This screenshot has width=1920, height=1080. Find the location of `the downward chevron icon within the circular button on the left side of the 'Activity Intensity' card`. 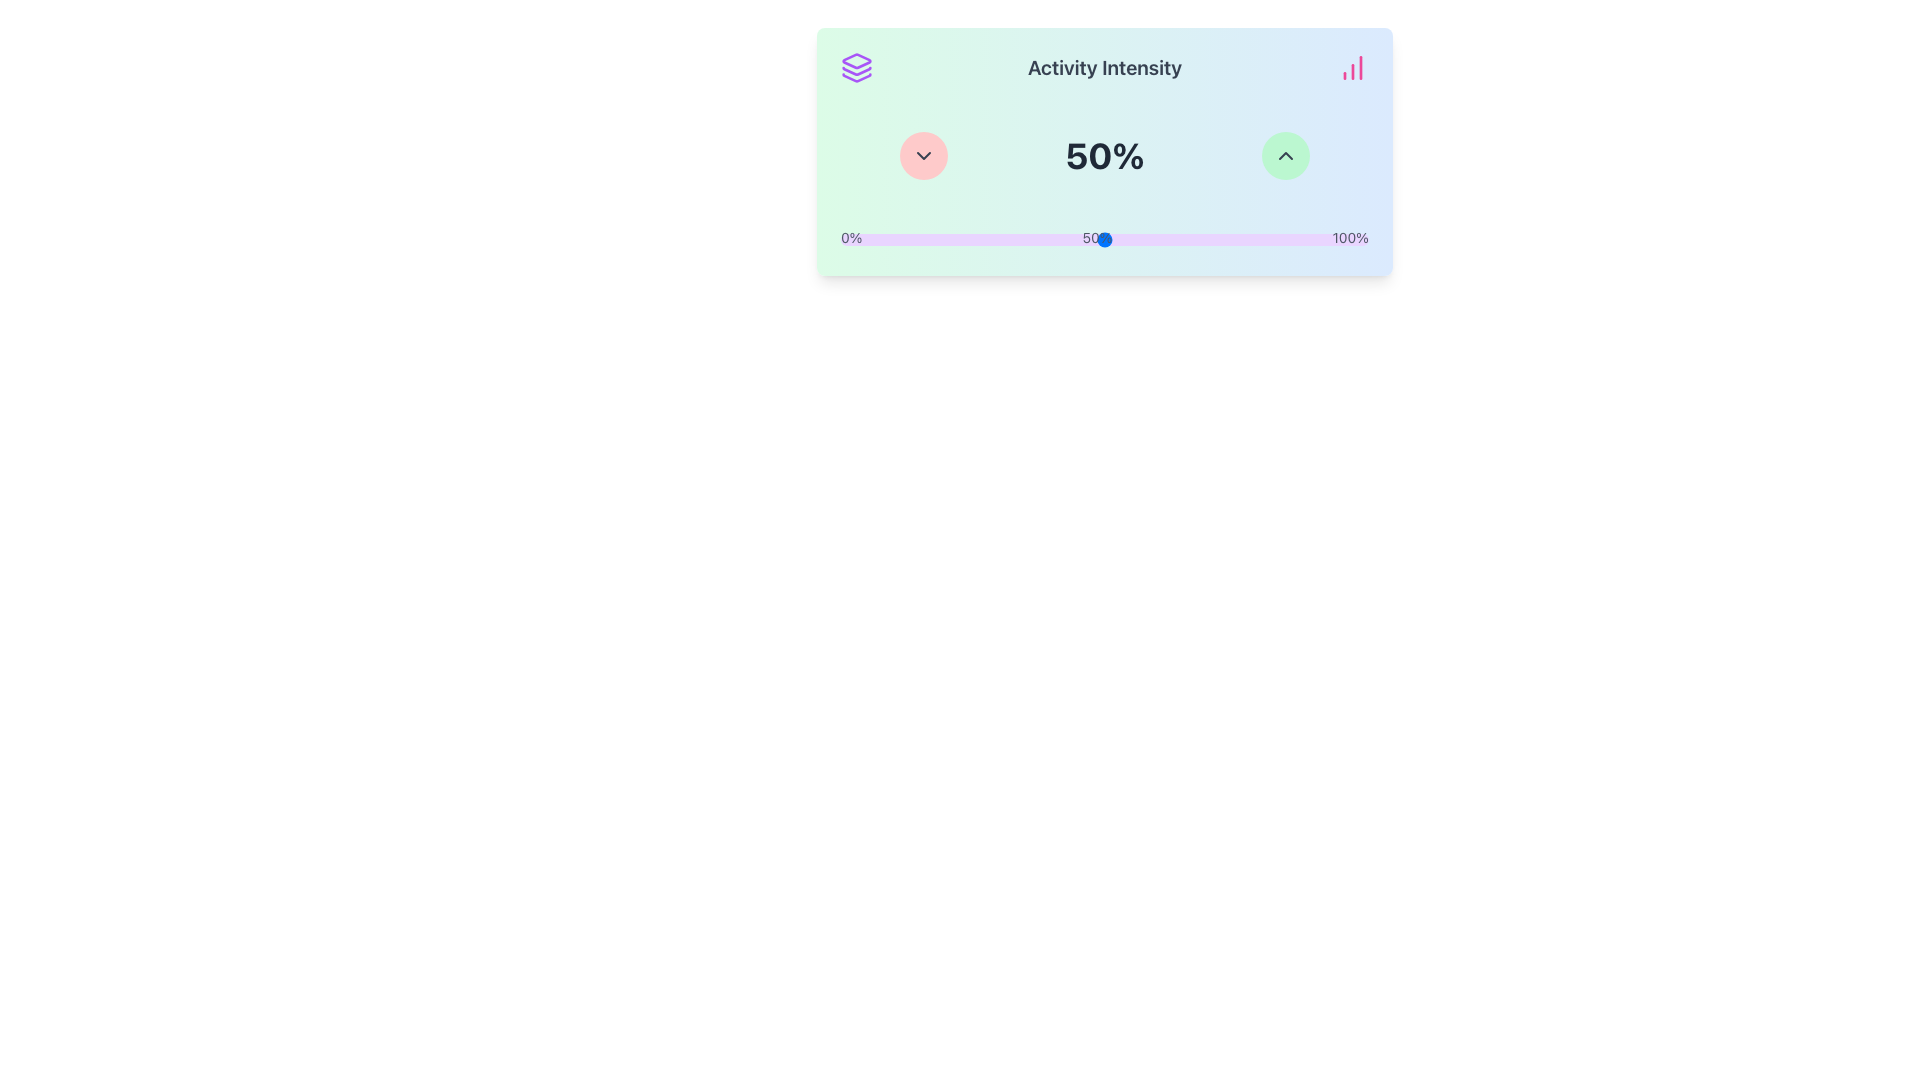

the downward chevron icon within the circular button on the left side of the 'Activity Intensity' card is located at coordinates (922, 154).